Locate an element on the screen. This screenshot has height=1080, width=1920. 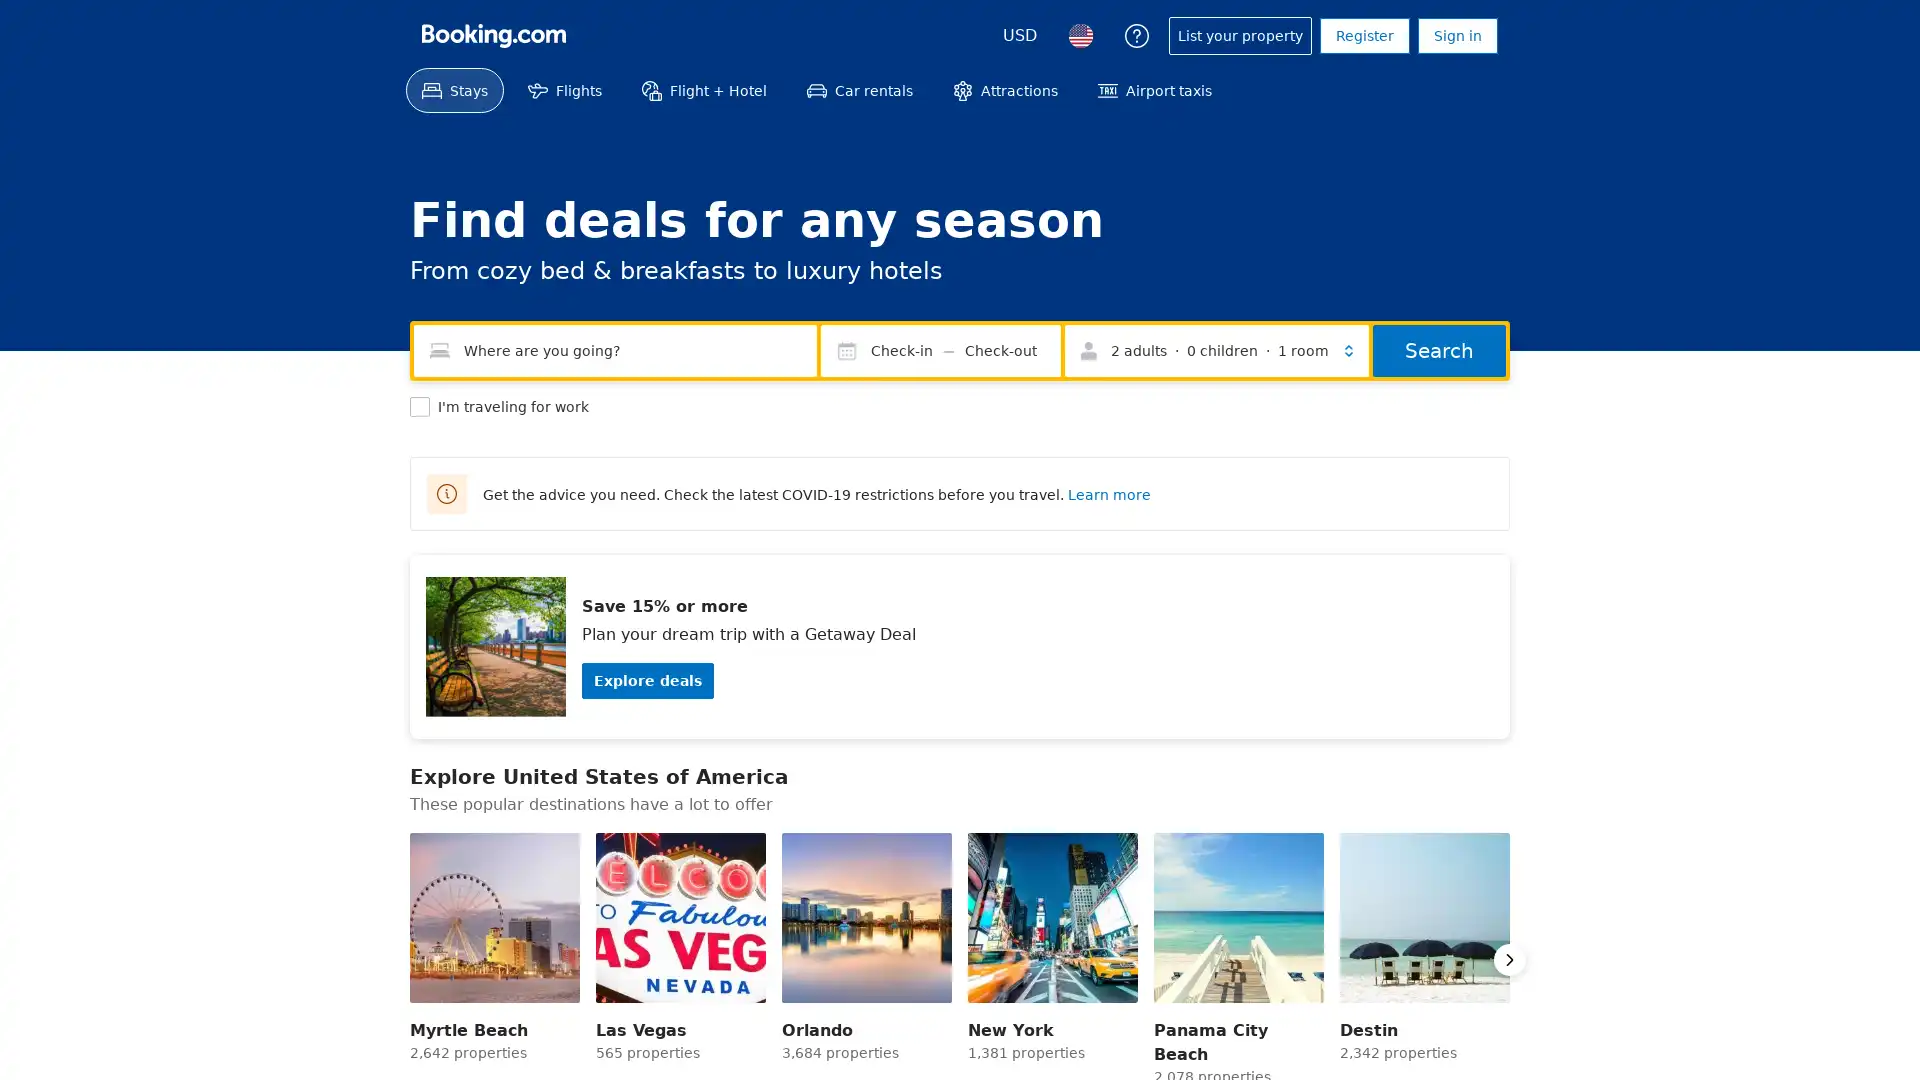
Search is located at coordinates (1438, 350).